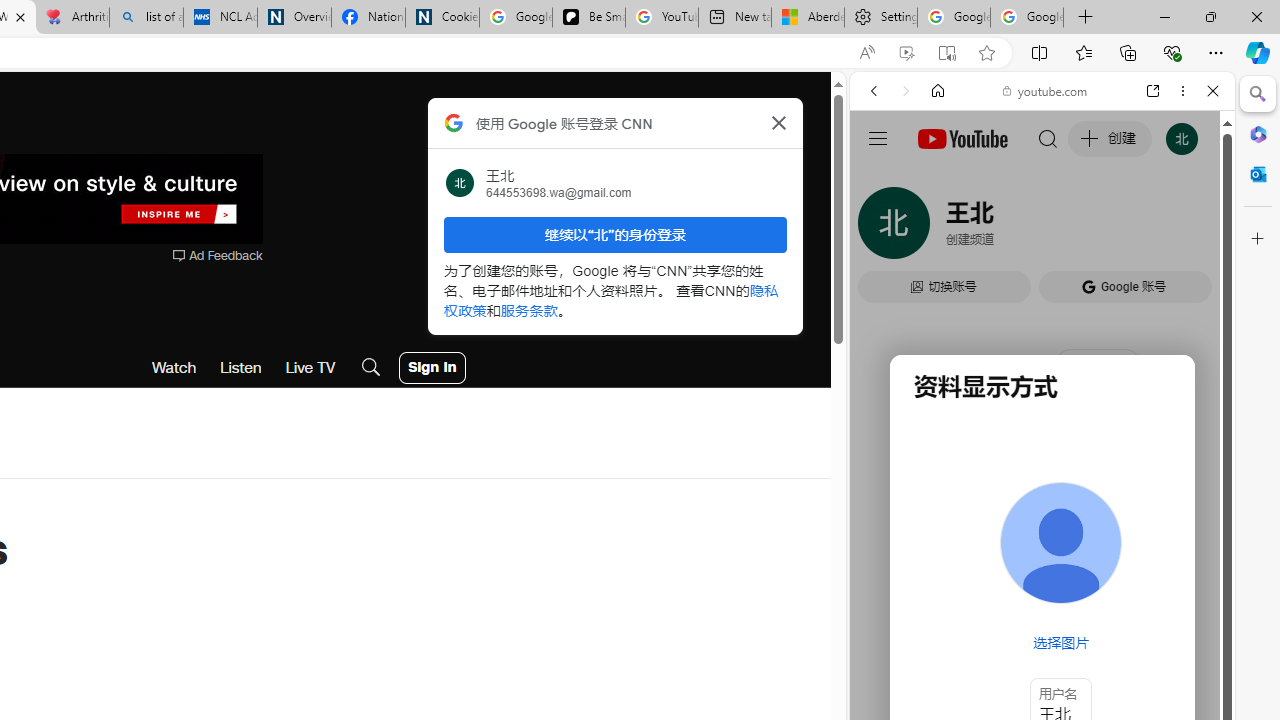 Image resolution: width=1280 pixels, height=720 pixels. What do you see at coordinates (371, 367) in the screenshot?
I see `'Search Icon'` at bounding box center [371, 367].